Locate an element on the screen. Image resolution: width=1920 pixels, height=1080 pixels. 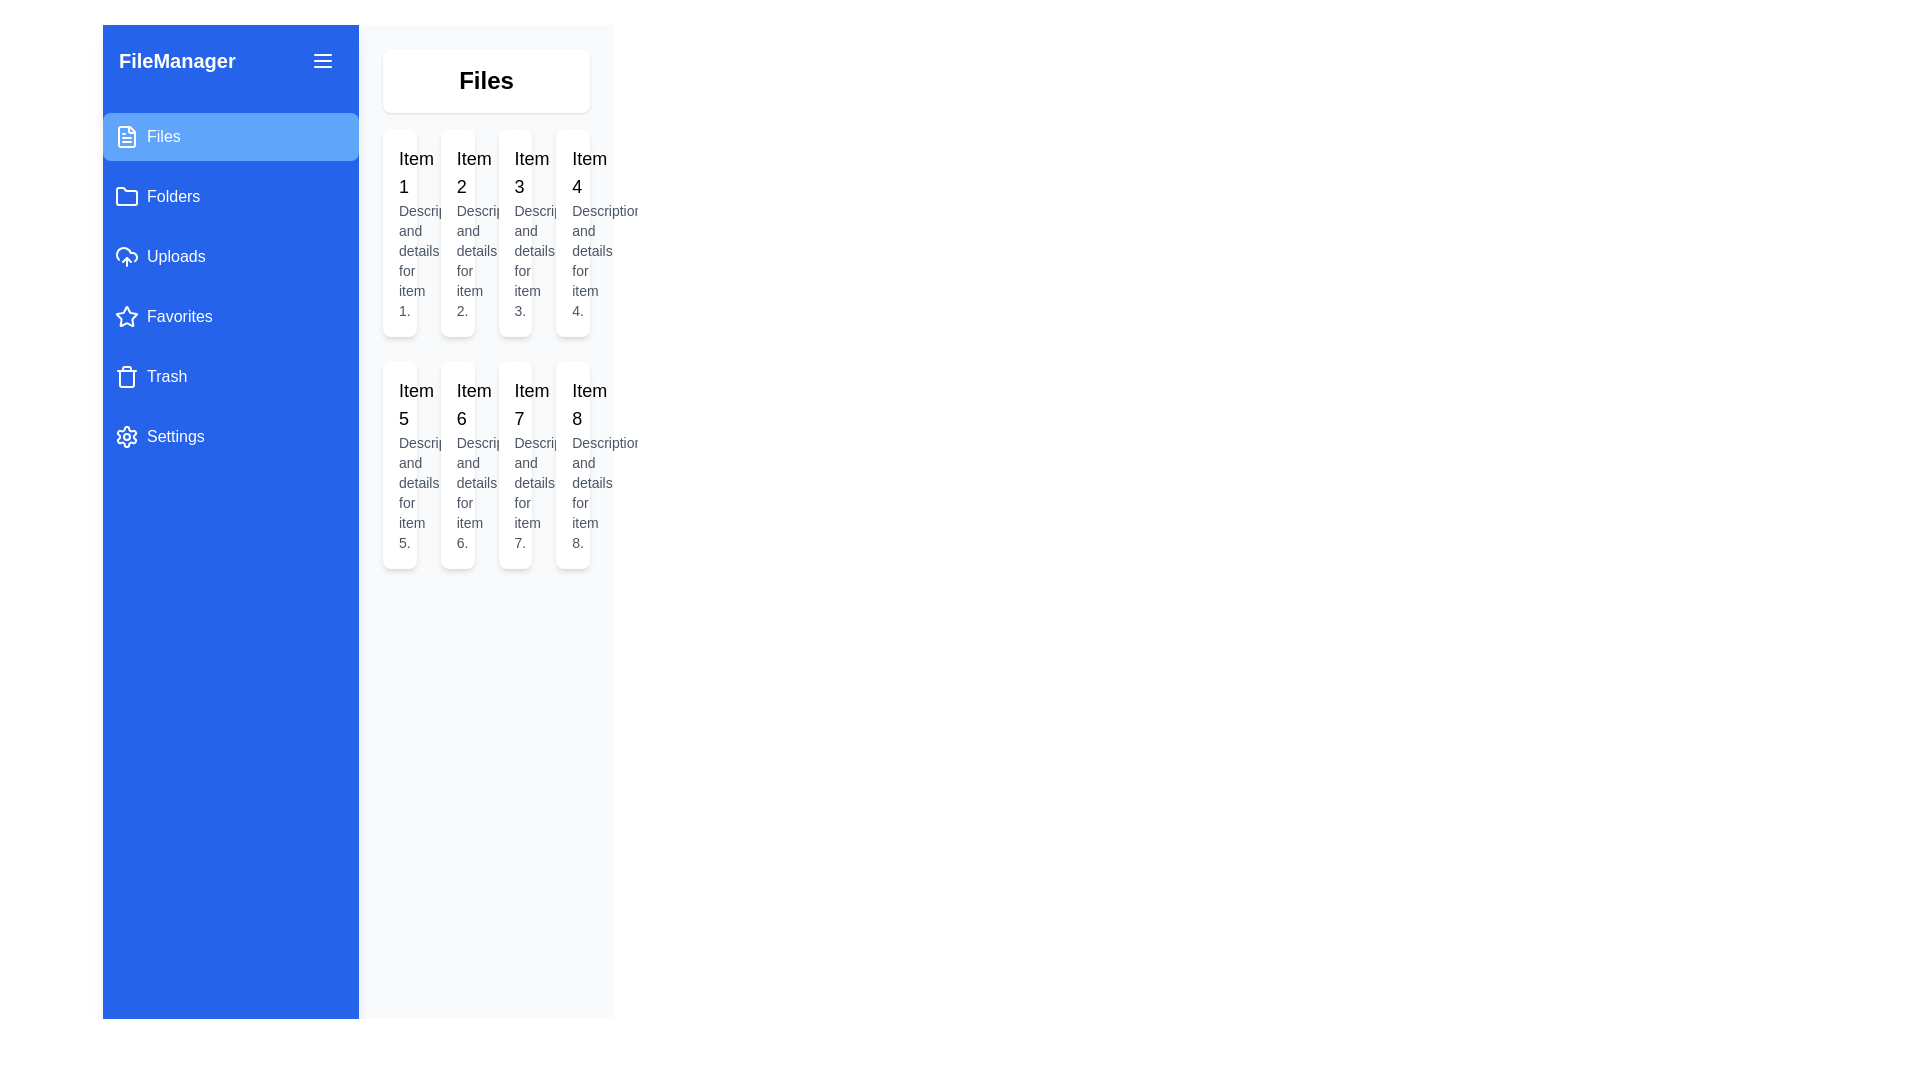
the text label located in the top-left quadrant of the second card in the grid layout is located at coordinates (456, 172).